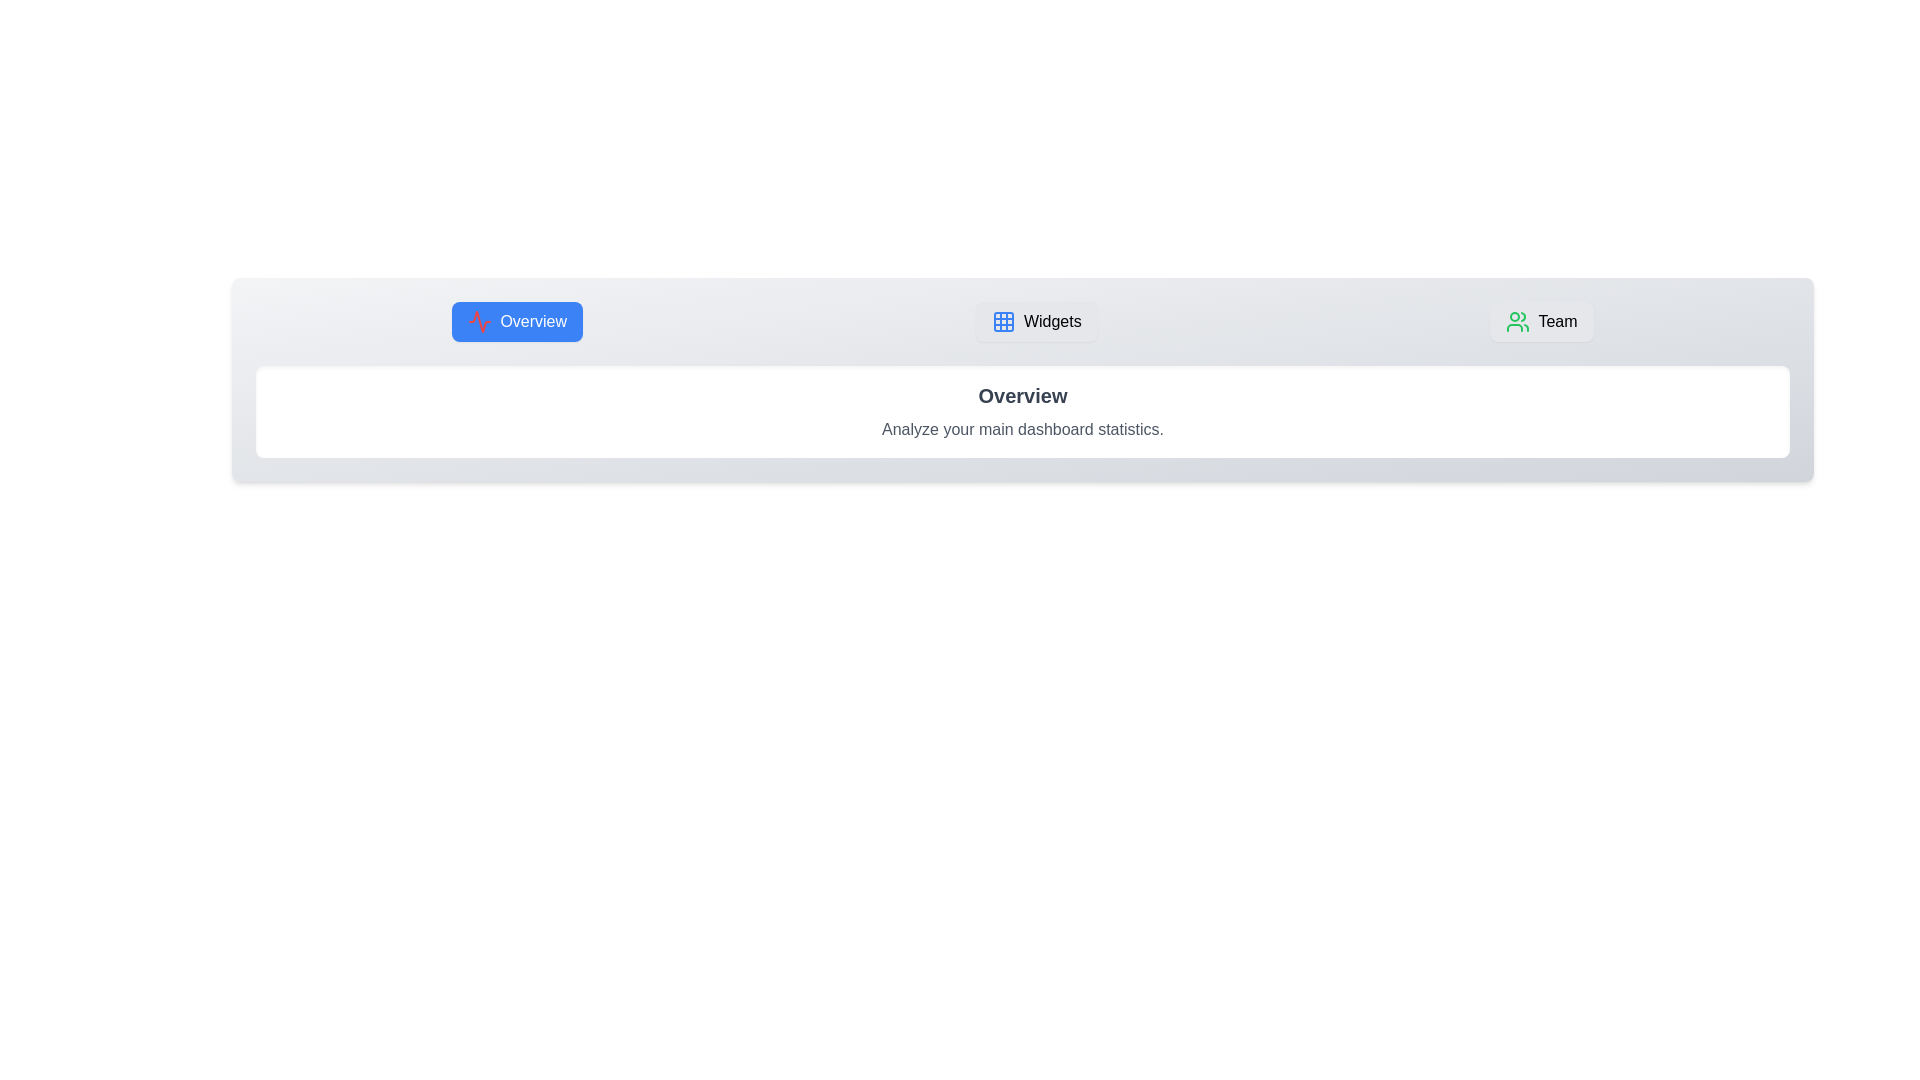  I want to click on the icon associated with the Widgets tab to activate it, so click(1003, 320).